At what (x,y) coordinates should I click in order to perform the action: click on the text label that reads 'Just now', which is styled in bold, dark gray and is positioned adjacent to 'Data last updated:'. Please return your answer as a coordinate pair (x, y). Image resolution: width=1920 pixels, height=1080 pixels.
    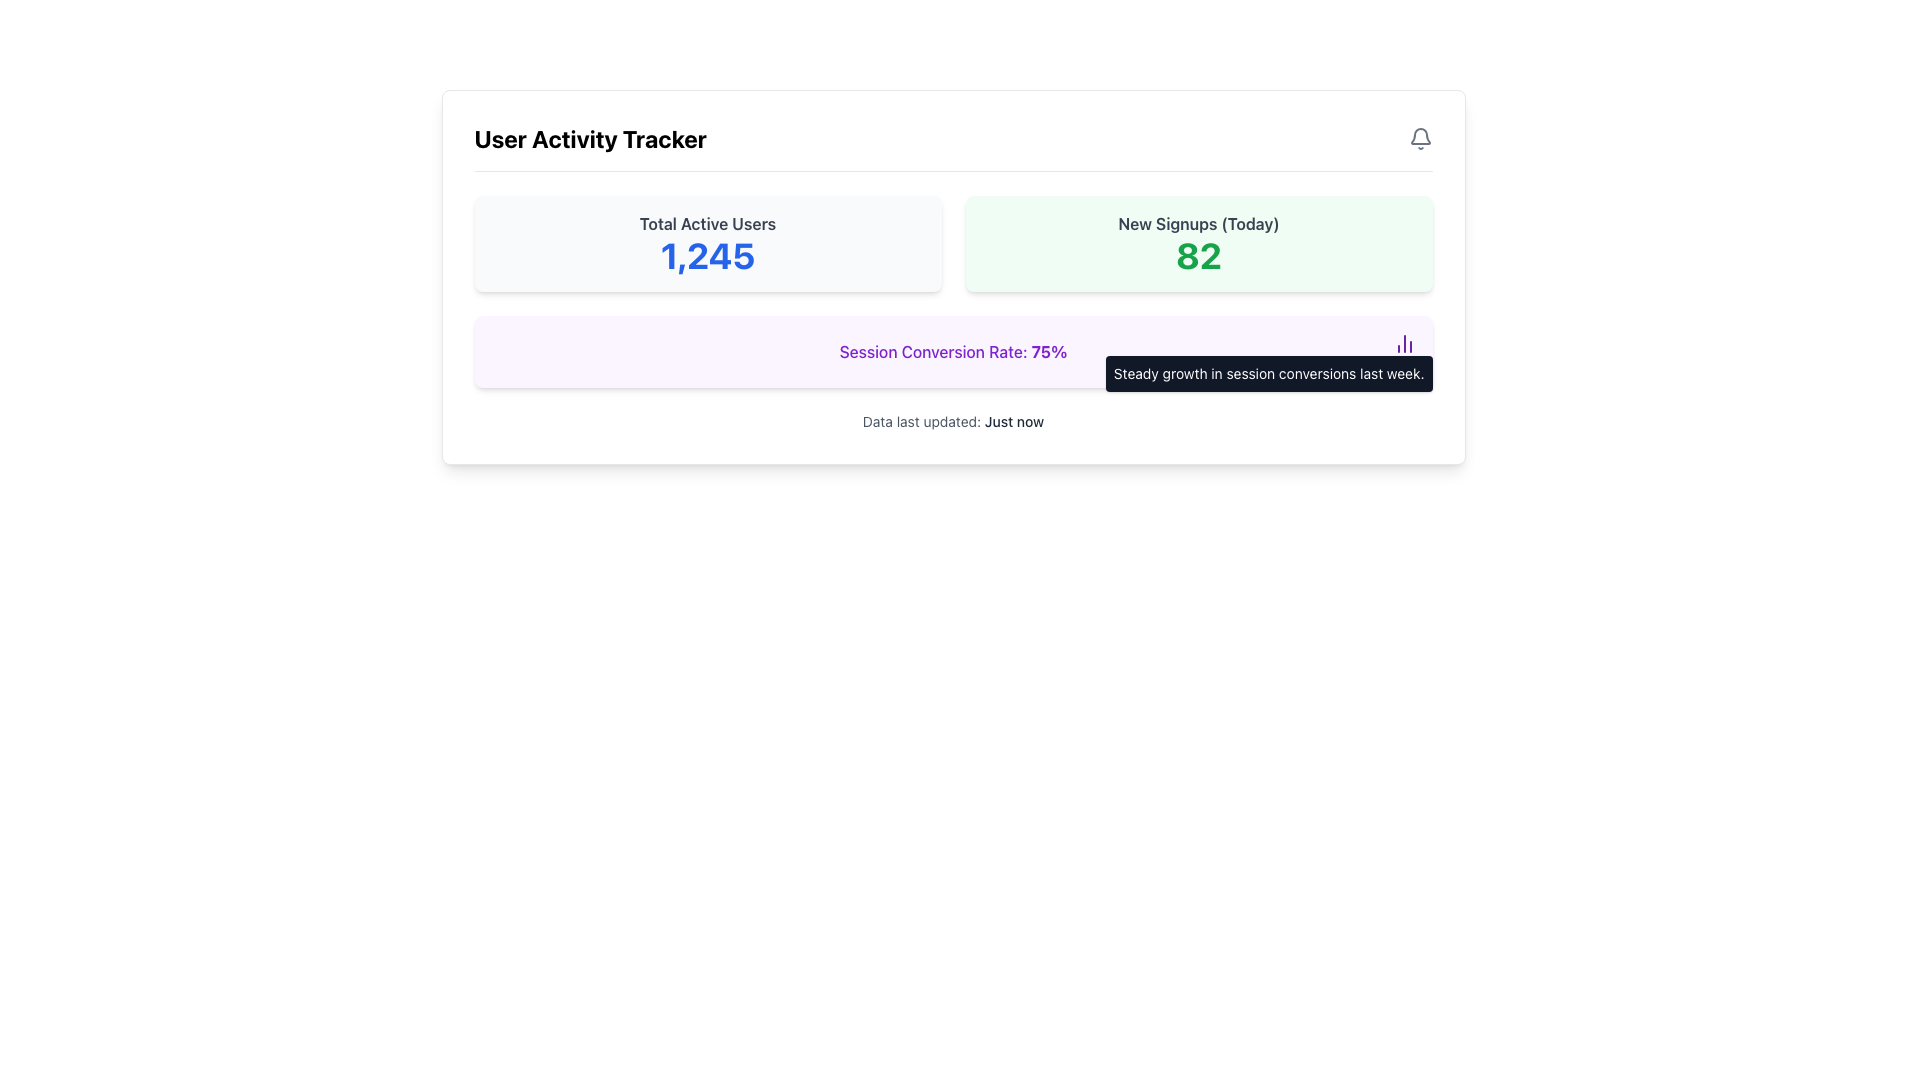
    Looking at the image, I should click on (1014, 420).